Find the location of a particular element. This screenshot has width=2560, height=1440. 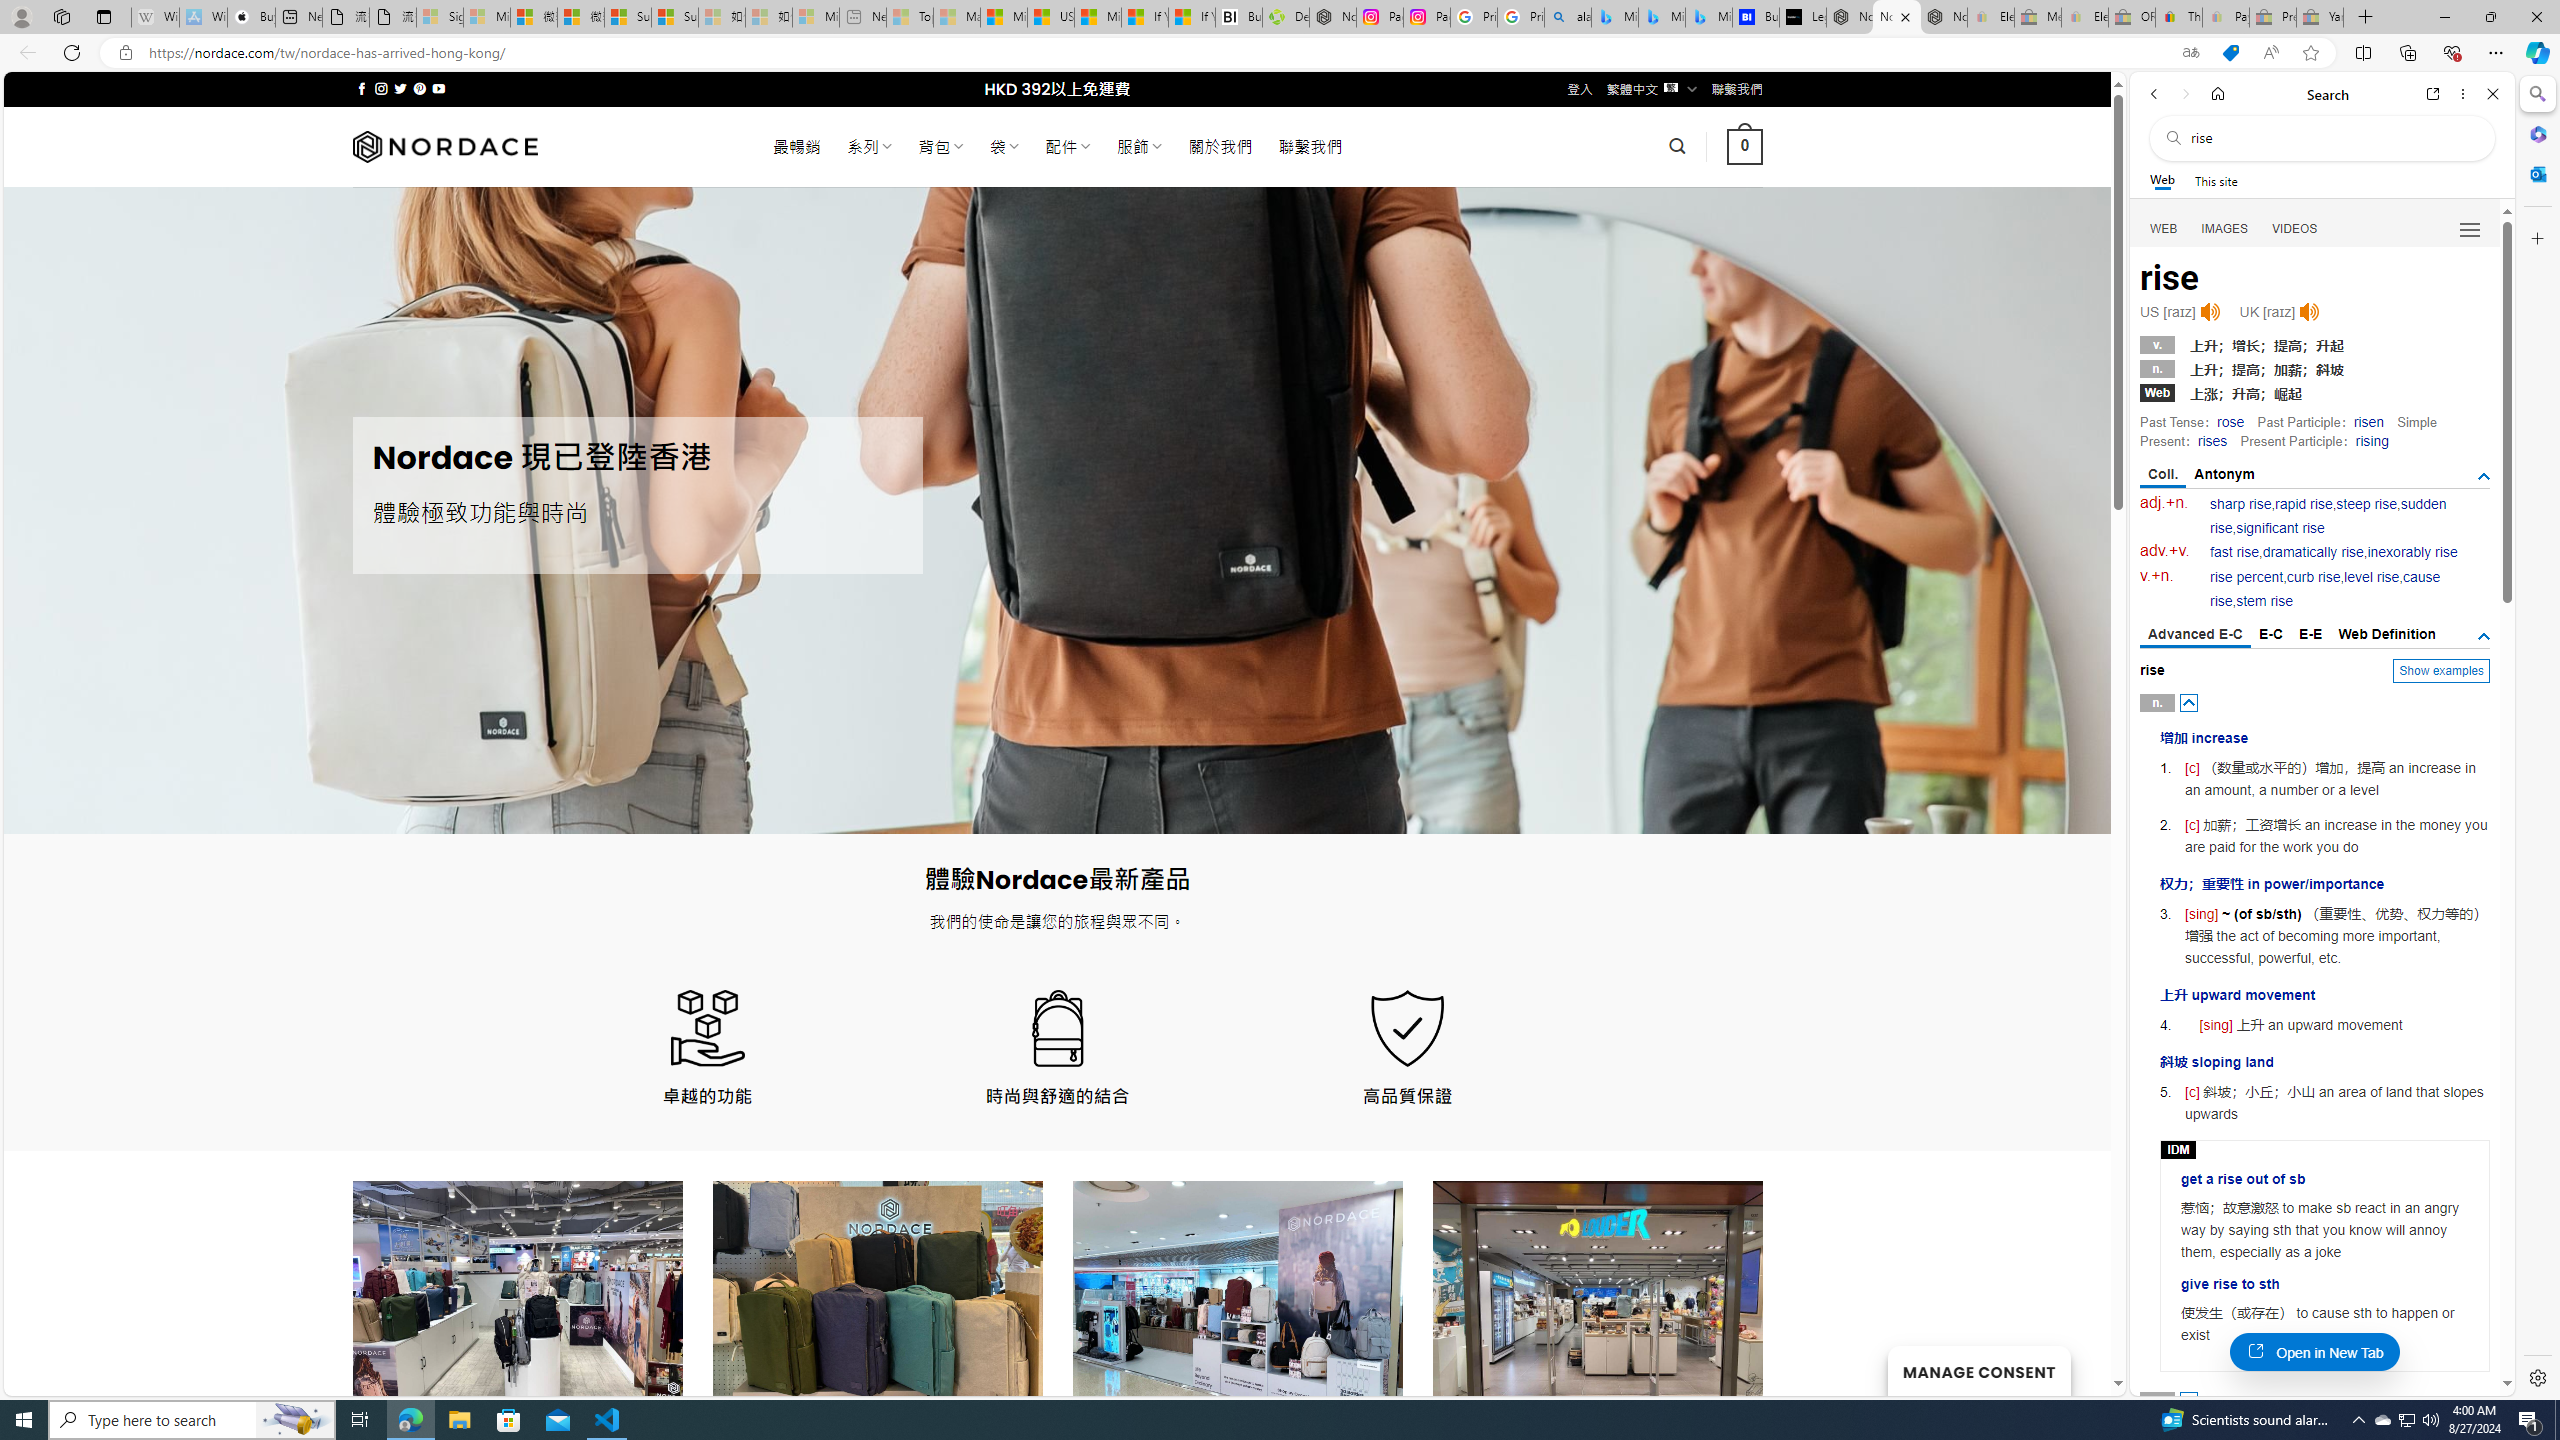

'Payments Terms of Use | eBay.com - Sleeping' is located at coordinates (2225, 16).